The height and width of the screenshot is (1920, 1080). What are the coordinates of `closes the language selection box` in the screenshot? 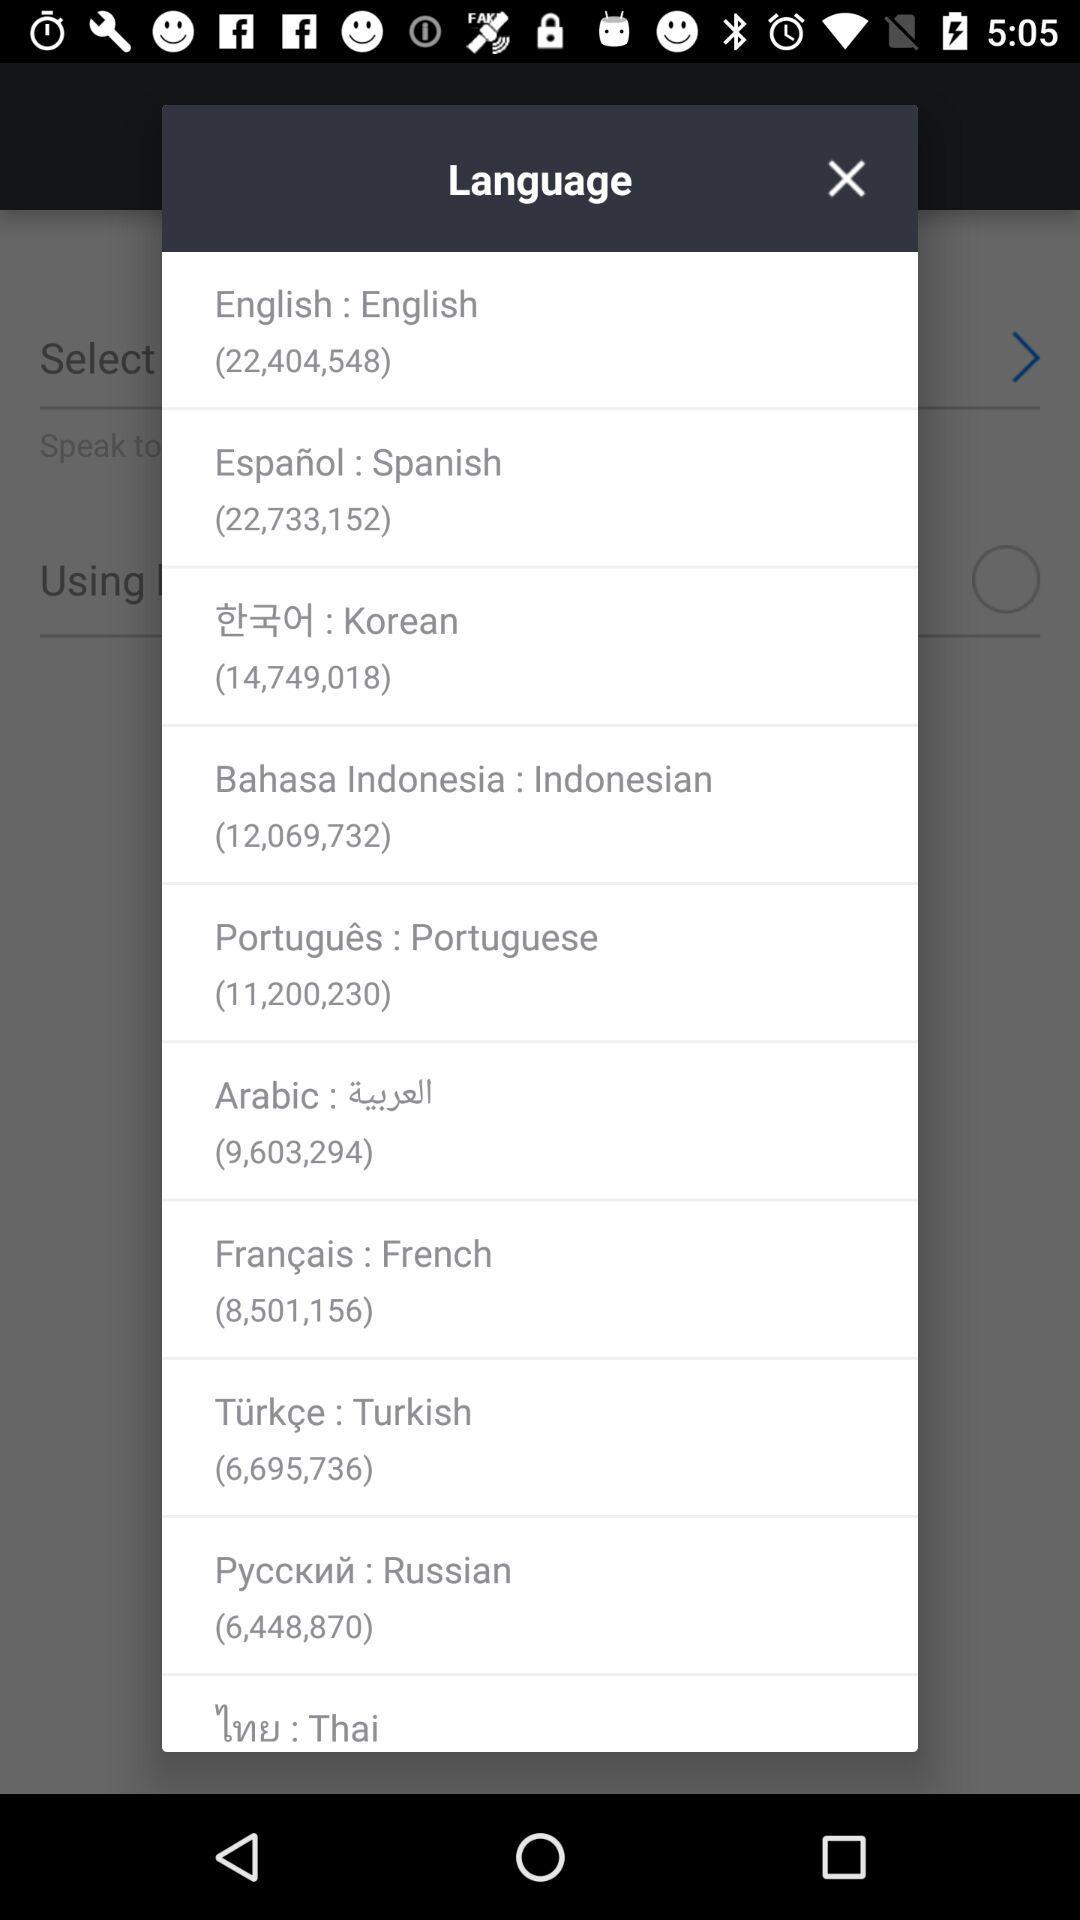 It's located at (846, 178).